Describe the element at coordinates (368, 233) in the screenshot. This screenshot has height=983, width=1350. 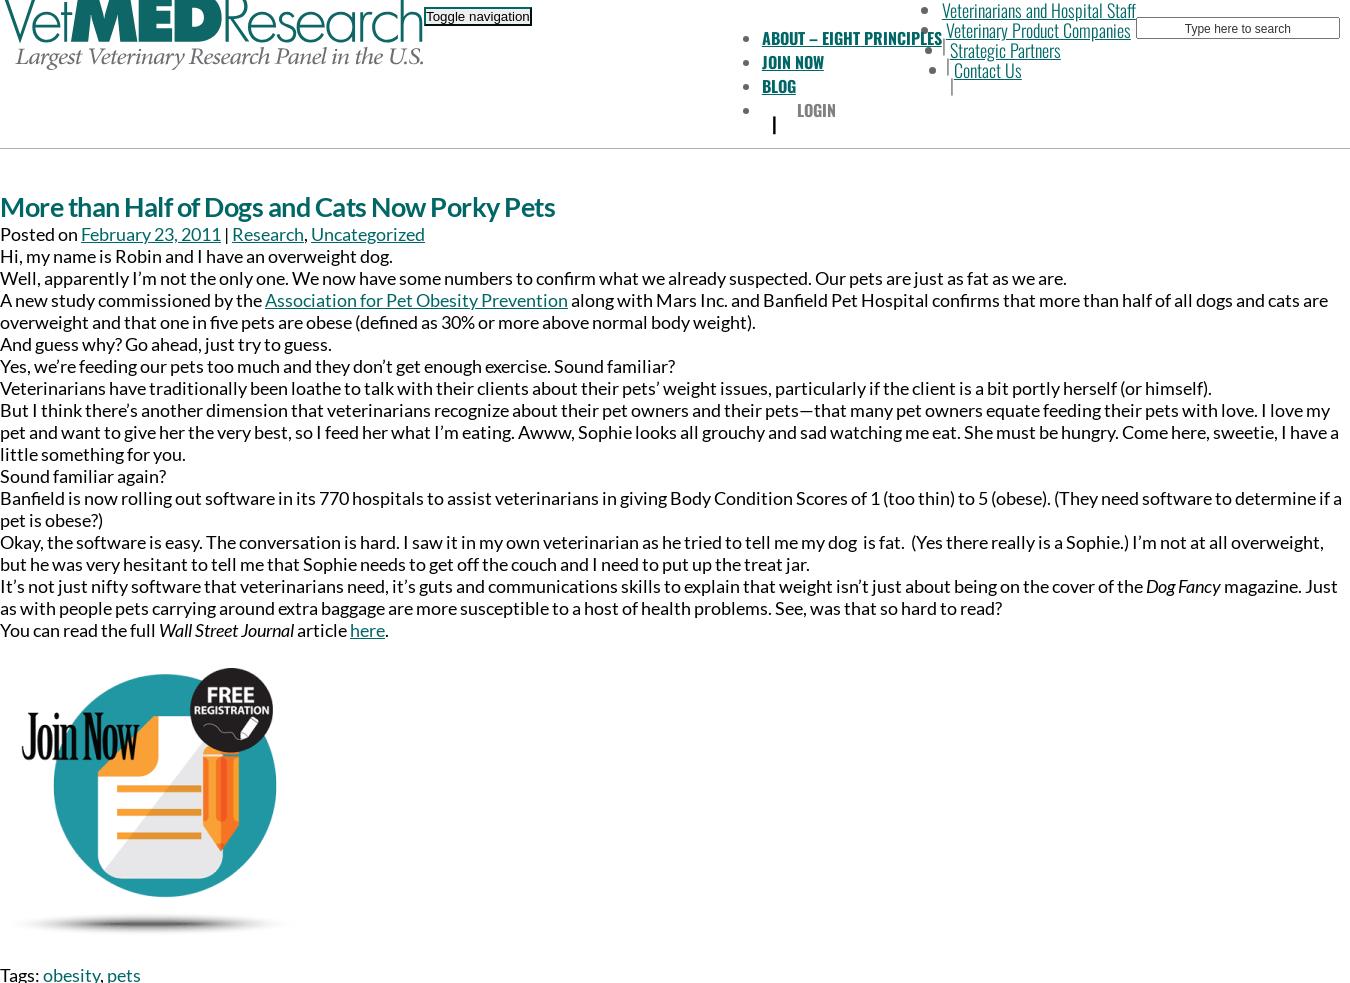
I see `'Uncategorized'` at that location.